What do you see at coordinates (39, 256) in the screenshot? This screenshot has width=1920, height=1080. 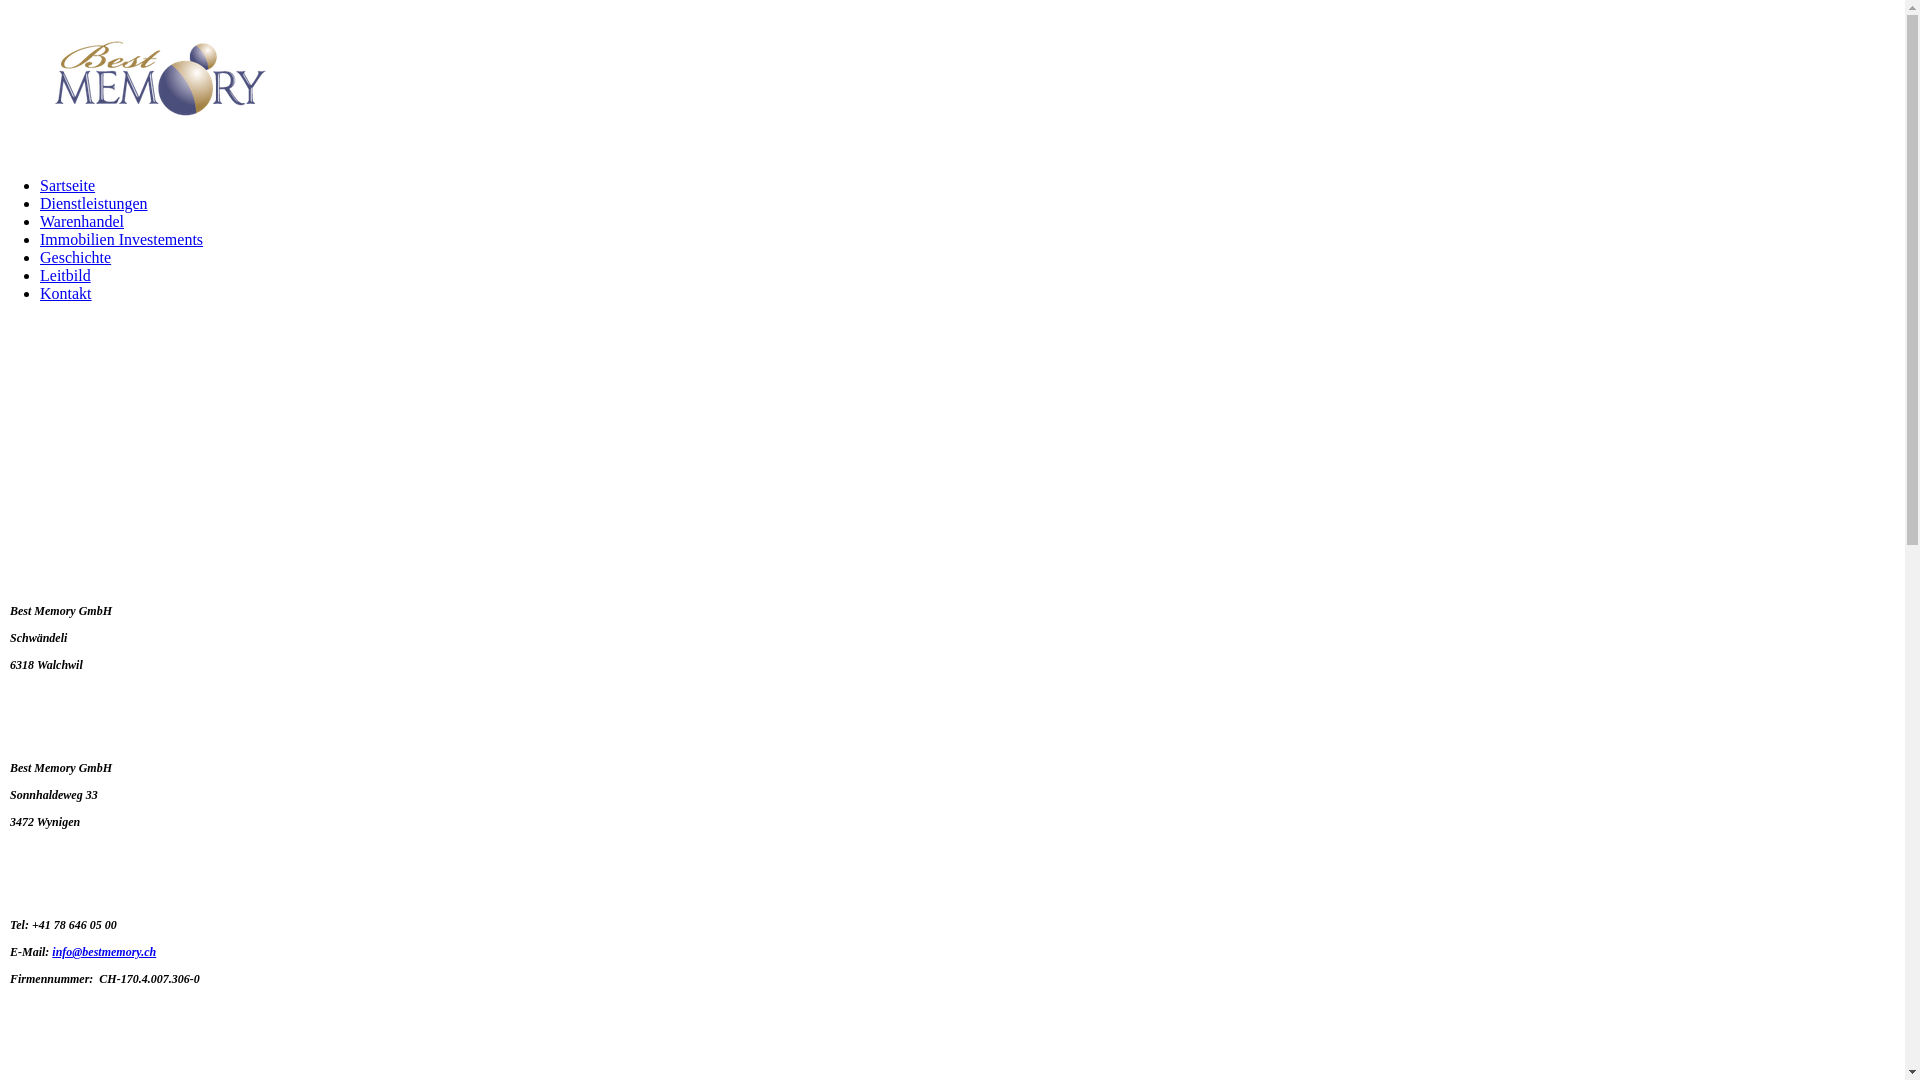 I see `'Geschichte'` at bounding box center [39, 256].